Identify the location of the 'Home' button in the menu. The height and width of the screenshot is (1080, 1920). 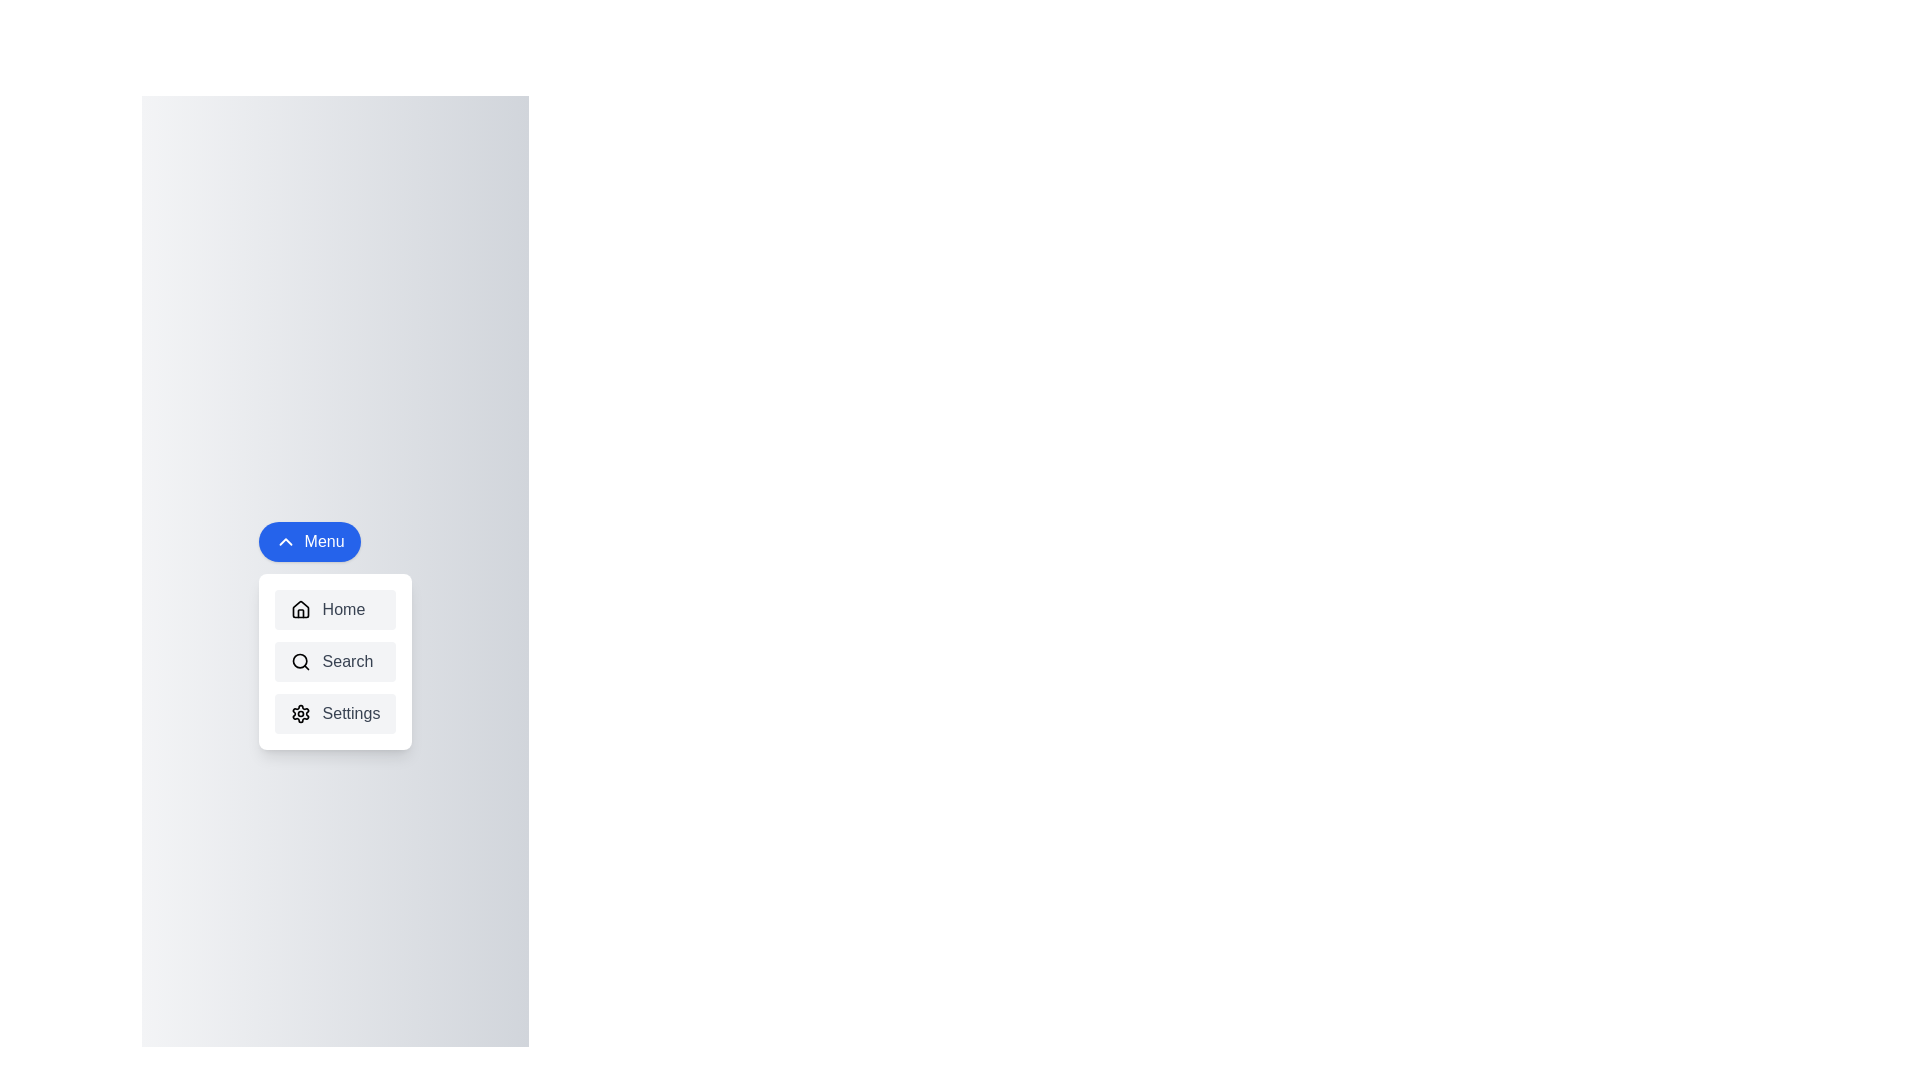
(335, 608).